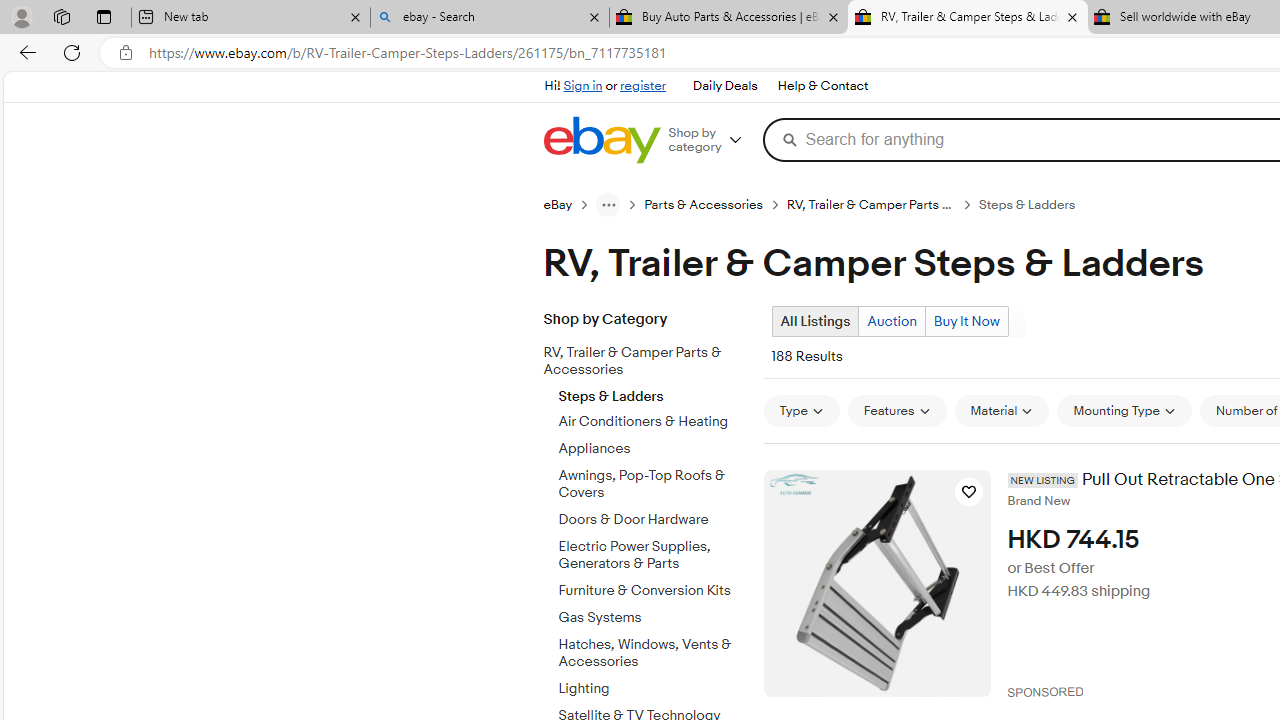  What do you see at coordinates (607, 204) in the screenshot?
I see `'breadcrumb menu'` at bounding box center [607, 204].